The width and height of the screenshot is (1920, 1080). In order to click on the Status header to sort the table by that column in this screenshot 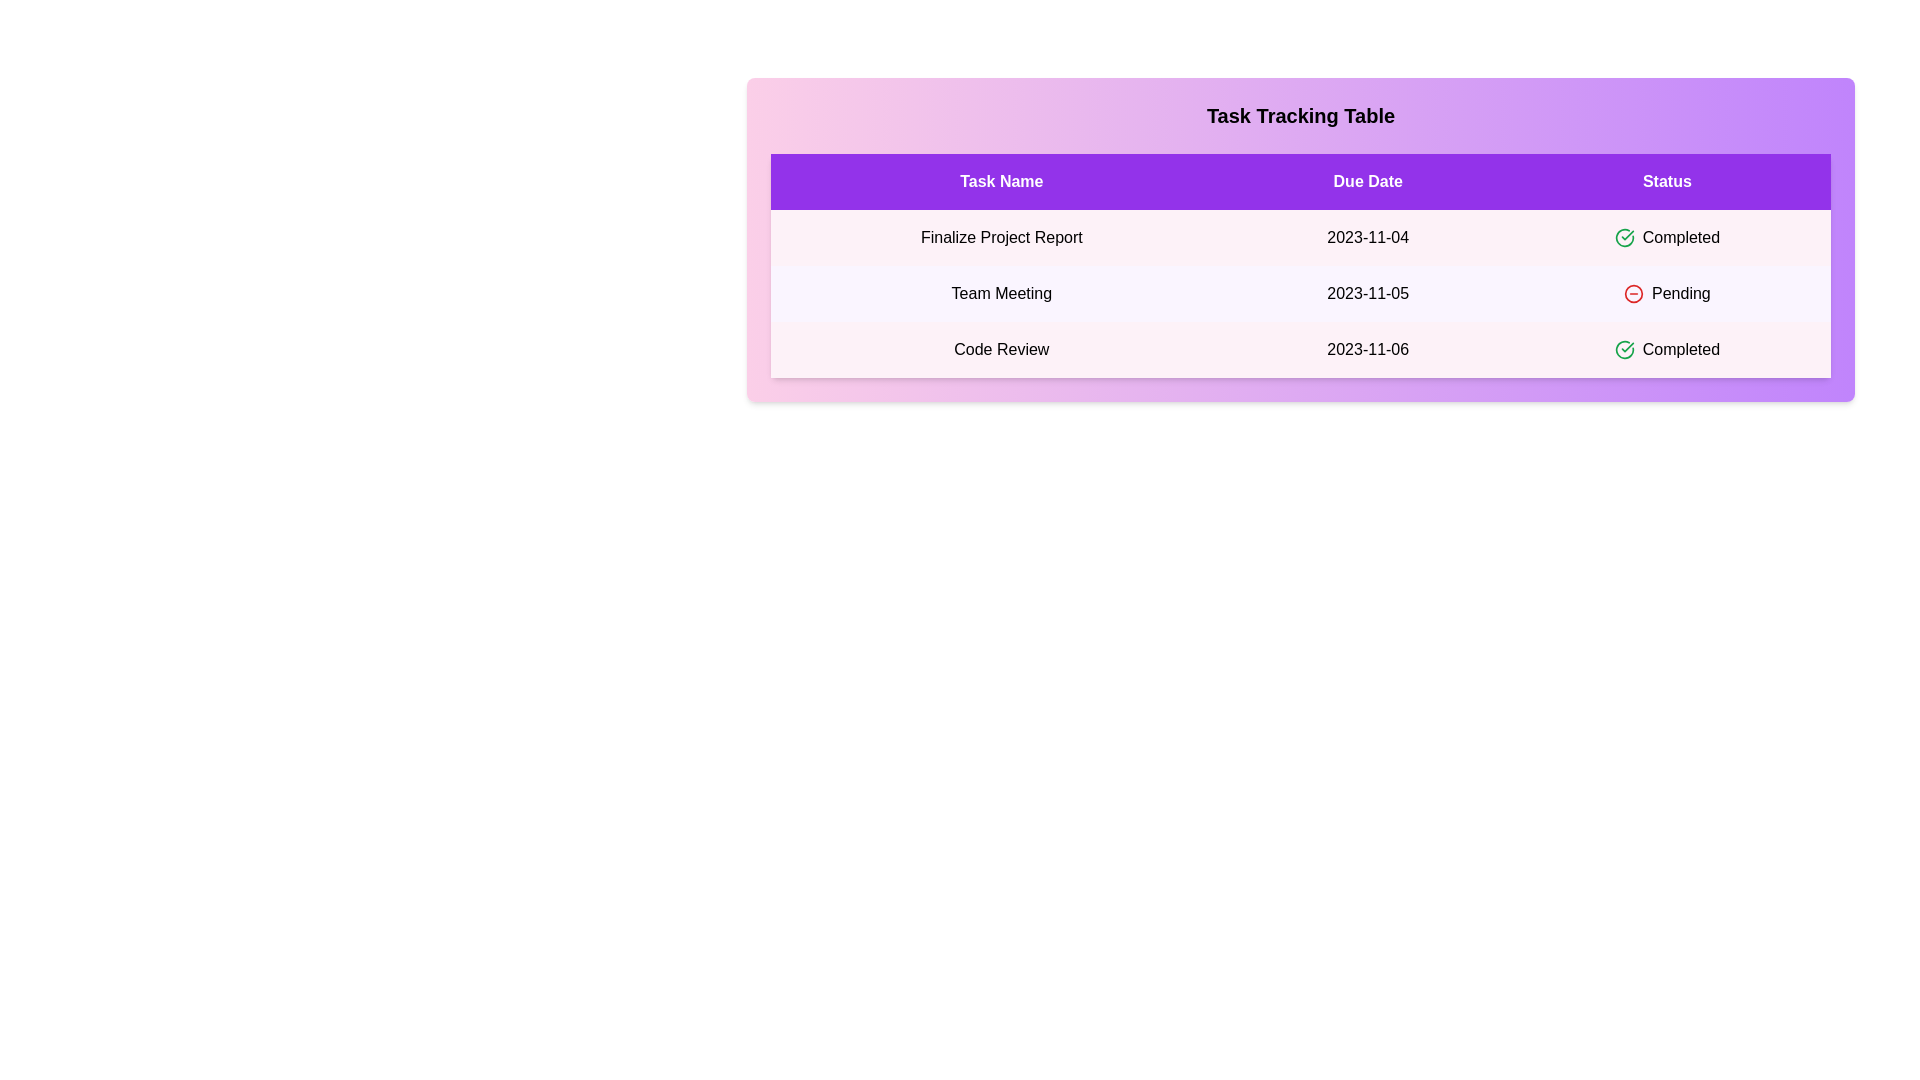, I will do `click(1667, 181)`.